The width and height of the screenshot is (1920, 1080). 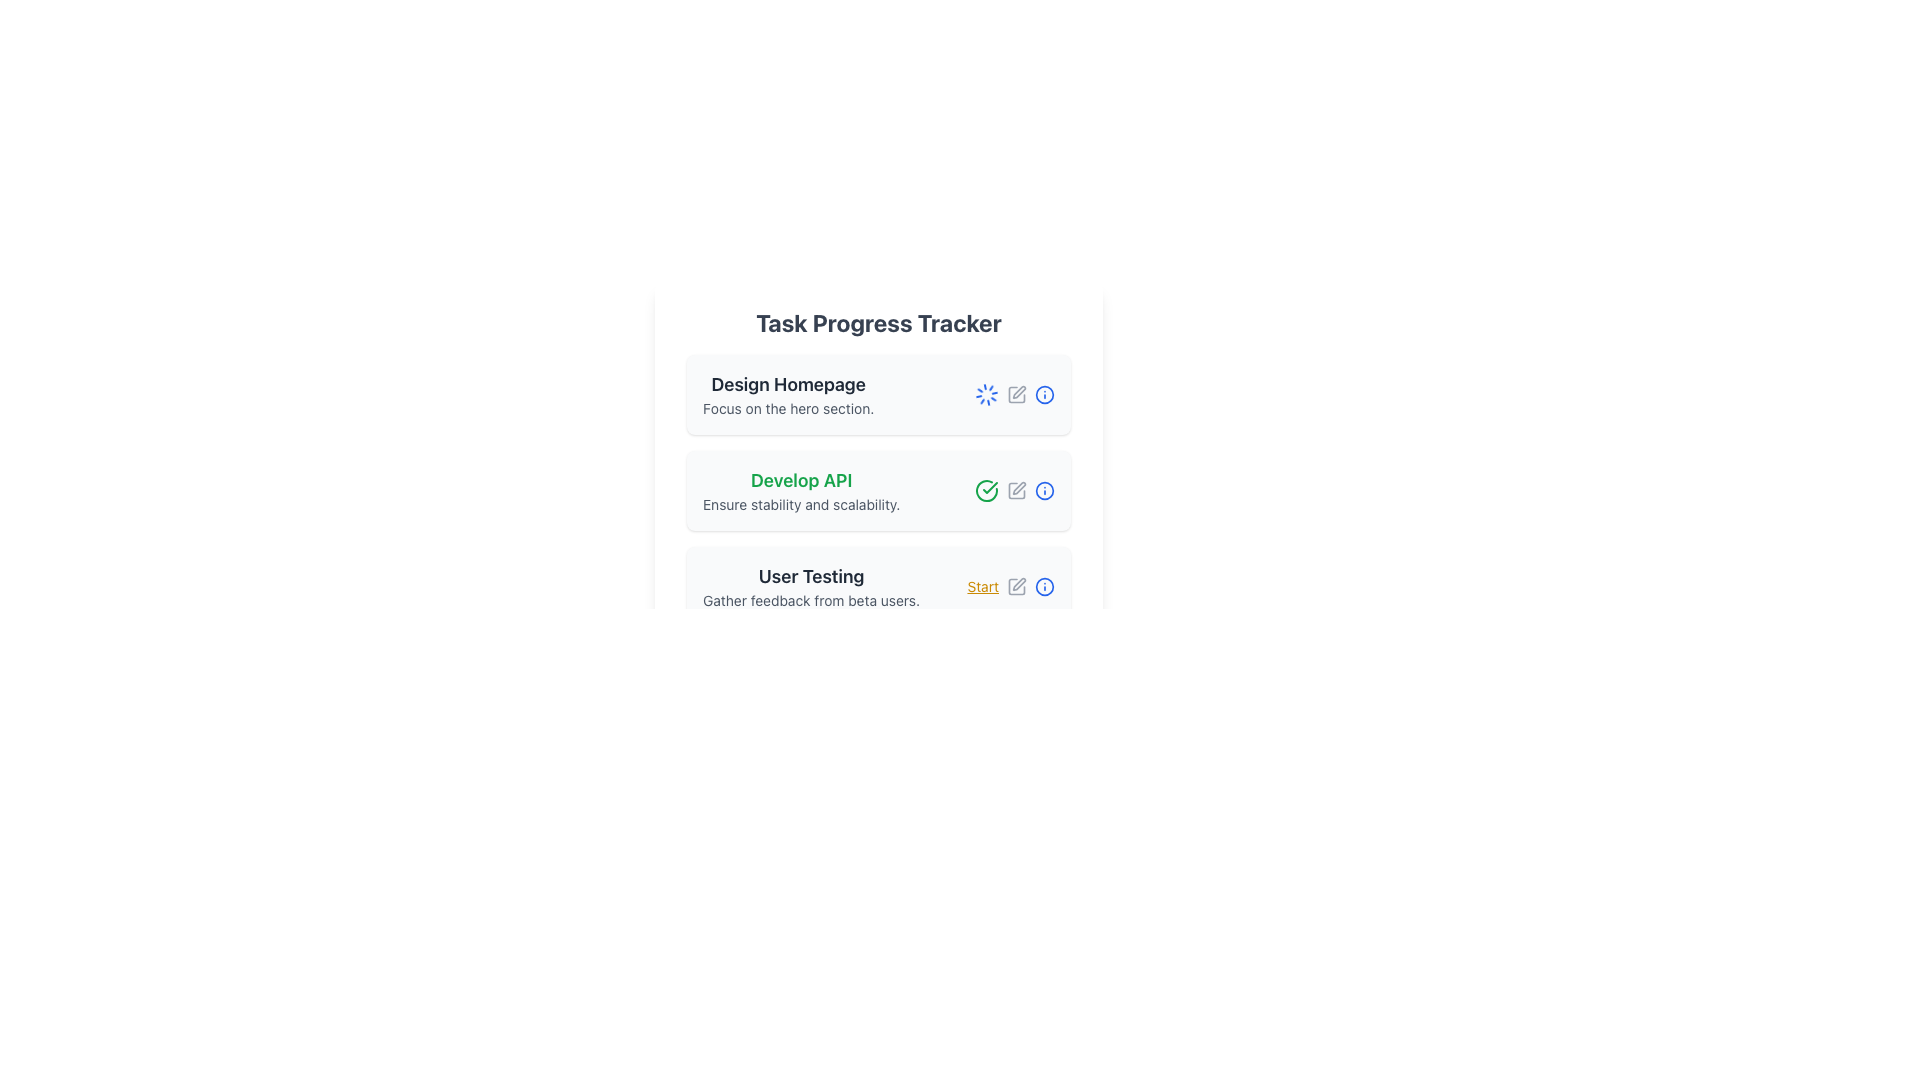 I want to click on the SVG graphic icon indicating an editable state for the 'Develop API' task in the task progress tracker section, so click(x=1017, y=585).